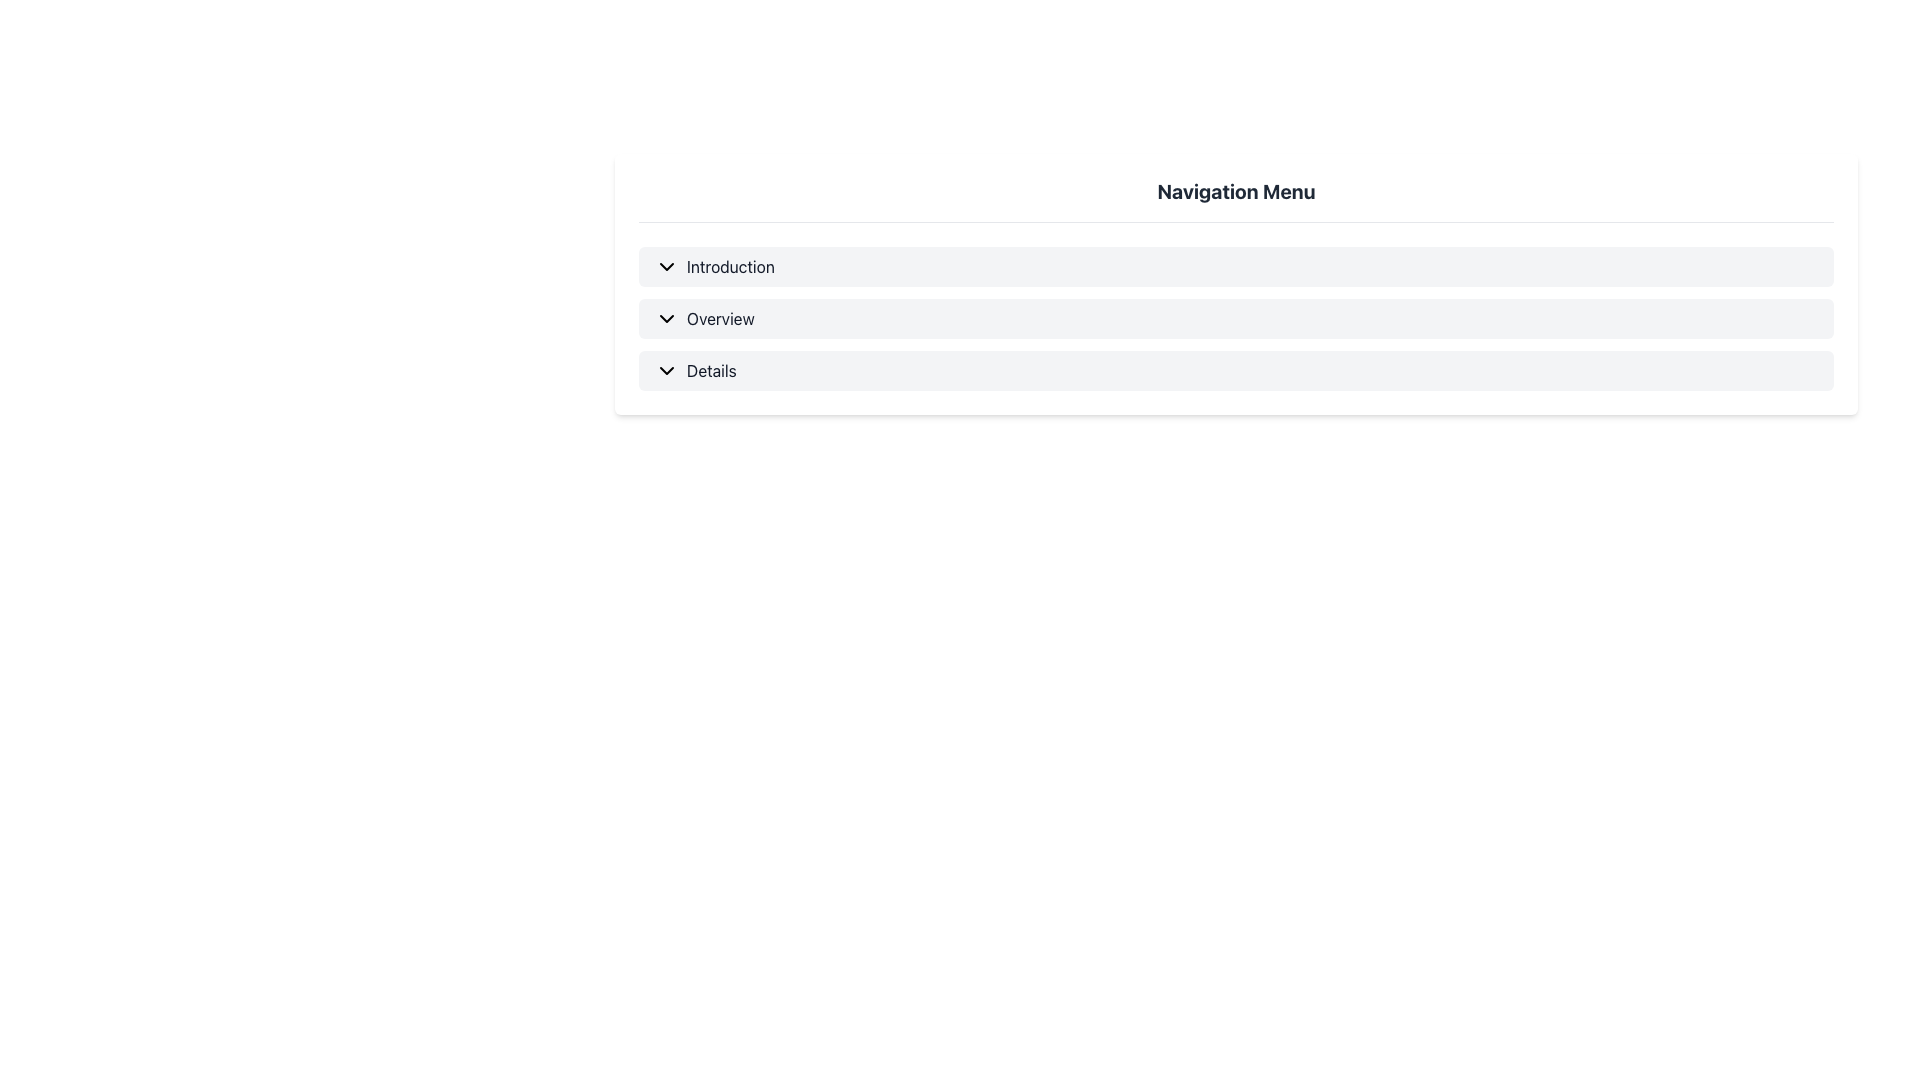 This screenshot has height=1080, width=1920. Describe the element at coordinates (720, 318) in the screenshot. I see `the 'Overview' interactive link in the navigation menu` at that location.